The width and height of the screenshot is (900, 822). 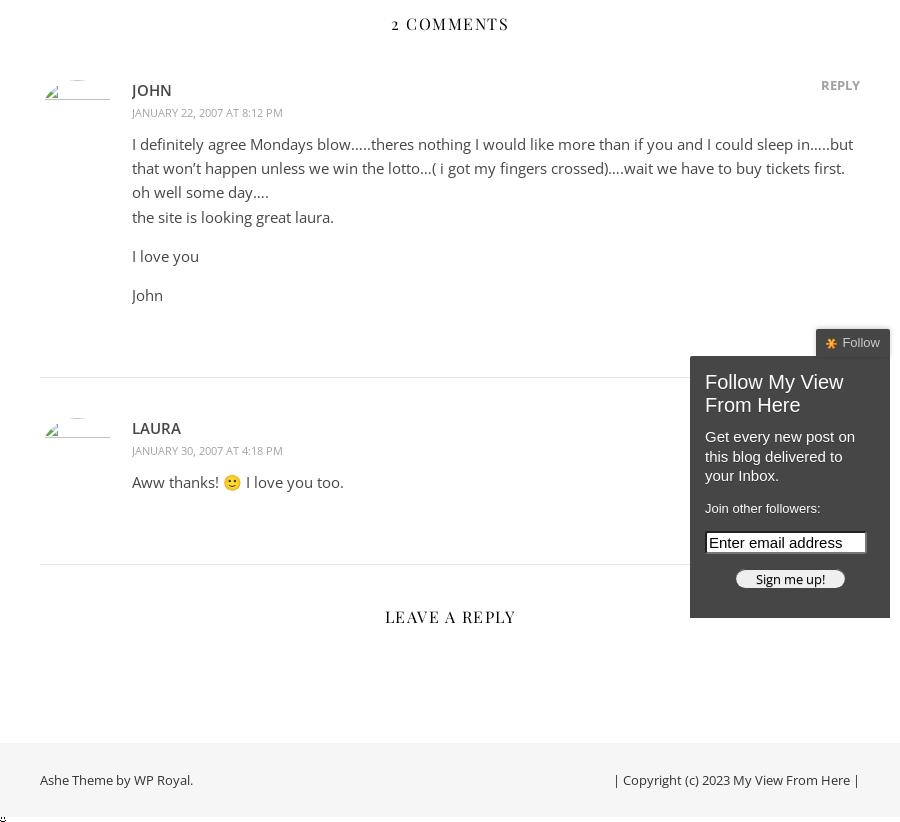 What do you see at coordinates (861, 341) in the screenshot?
I see `'Follow'` at bounding box center [861, 341].